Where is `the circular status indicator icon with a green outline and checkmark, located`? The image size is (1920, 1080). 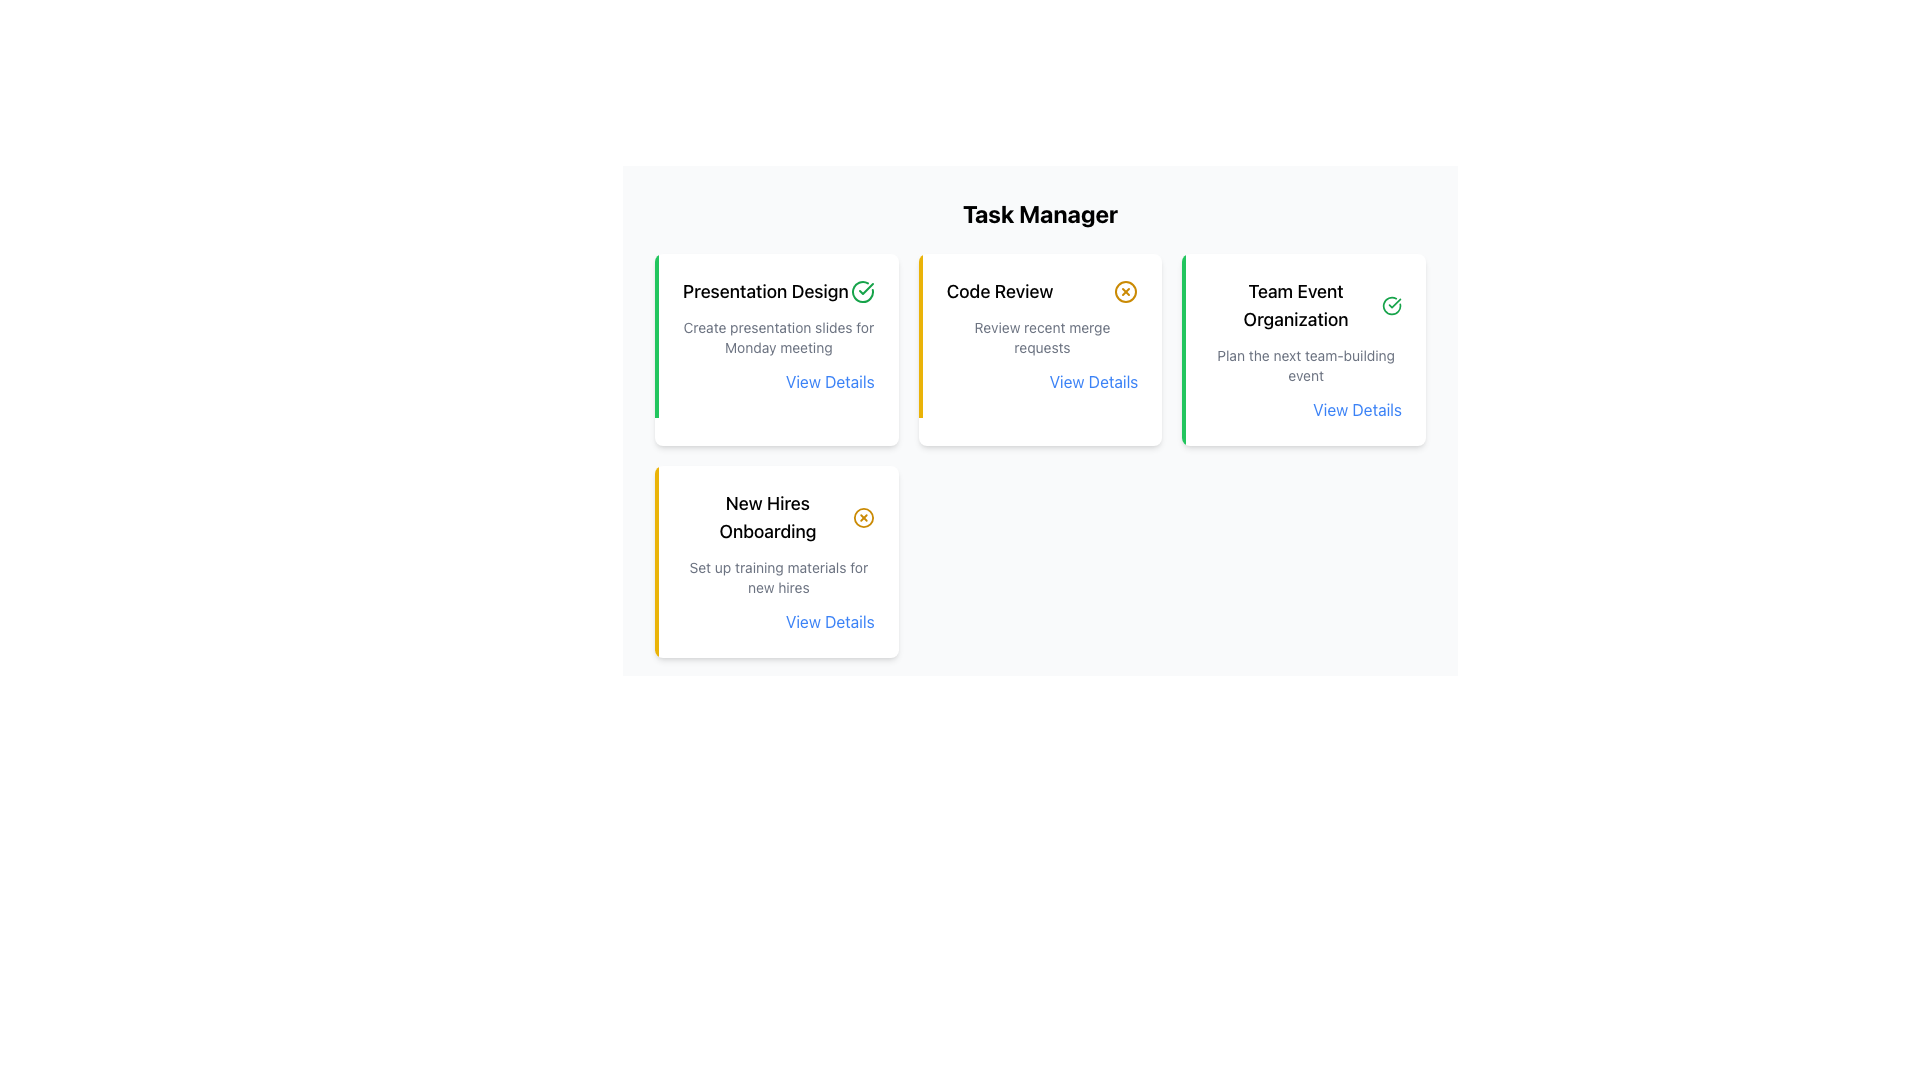 the circular status indicator icon with a green outline and checkmark, located is located at coordinates (1391, 305).